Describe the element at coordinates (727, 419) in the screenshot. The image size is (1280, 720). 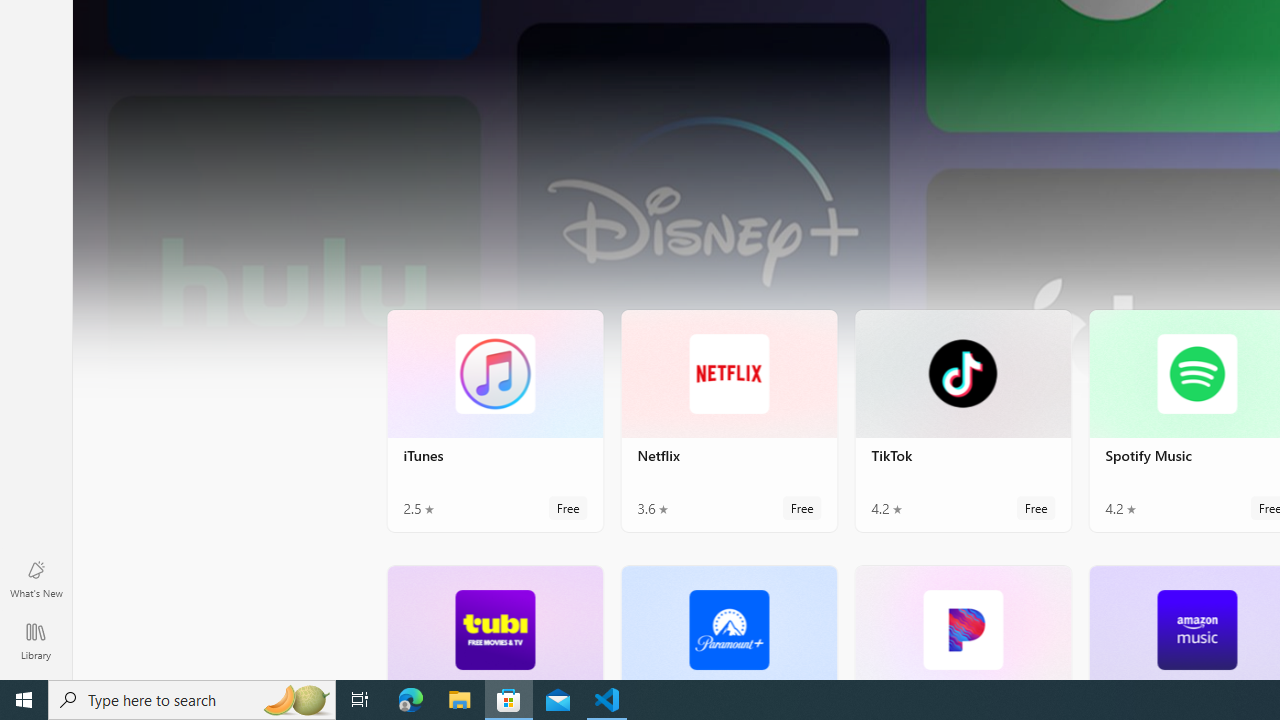
I see `'Netflix. Average rating of 3.6 out of five stars. Free  '` at that location.